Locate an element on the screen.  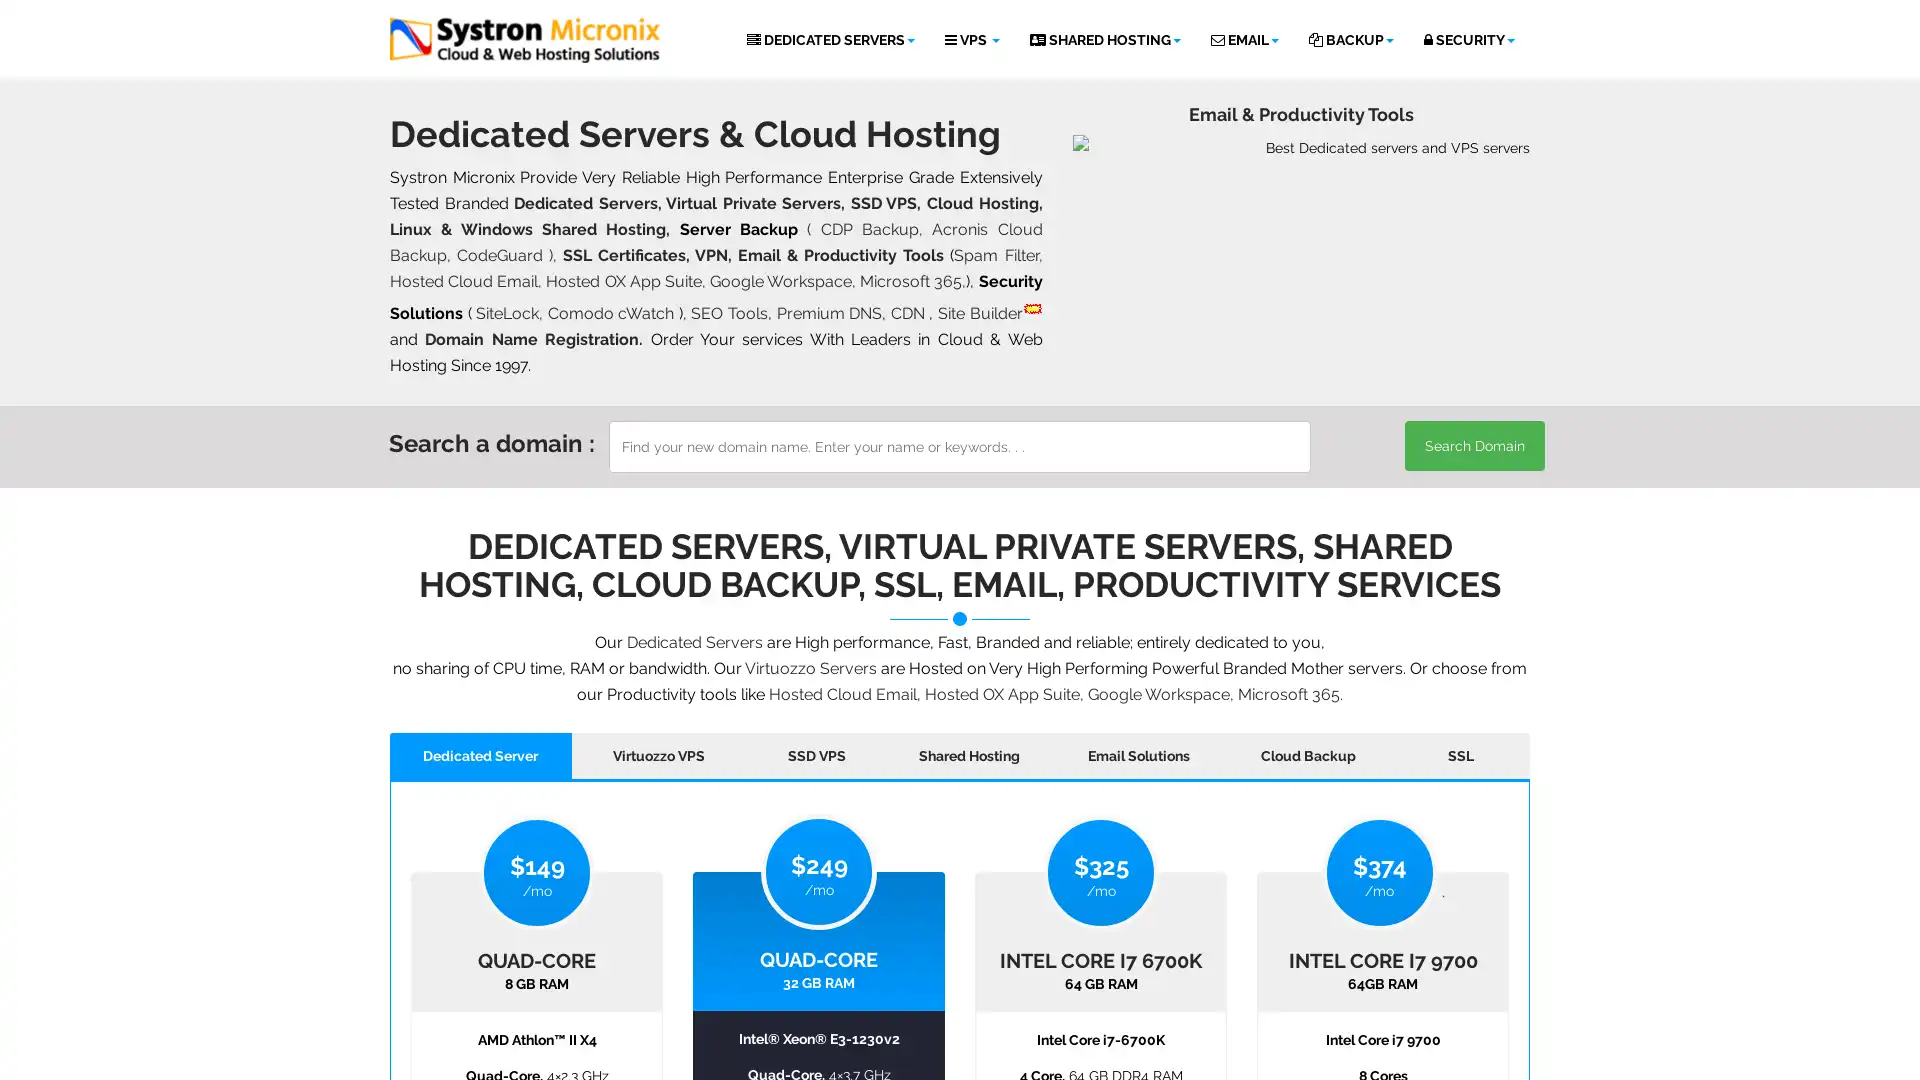
Search Domain is located at coordinates (1474, 443).